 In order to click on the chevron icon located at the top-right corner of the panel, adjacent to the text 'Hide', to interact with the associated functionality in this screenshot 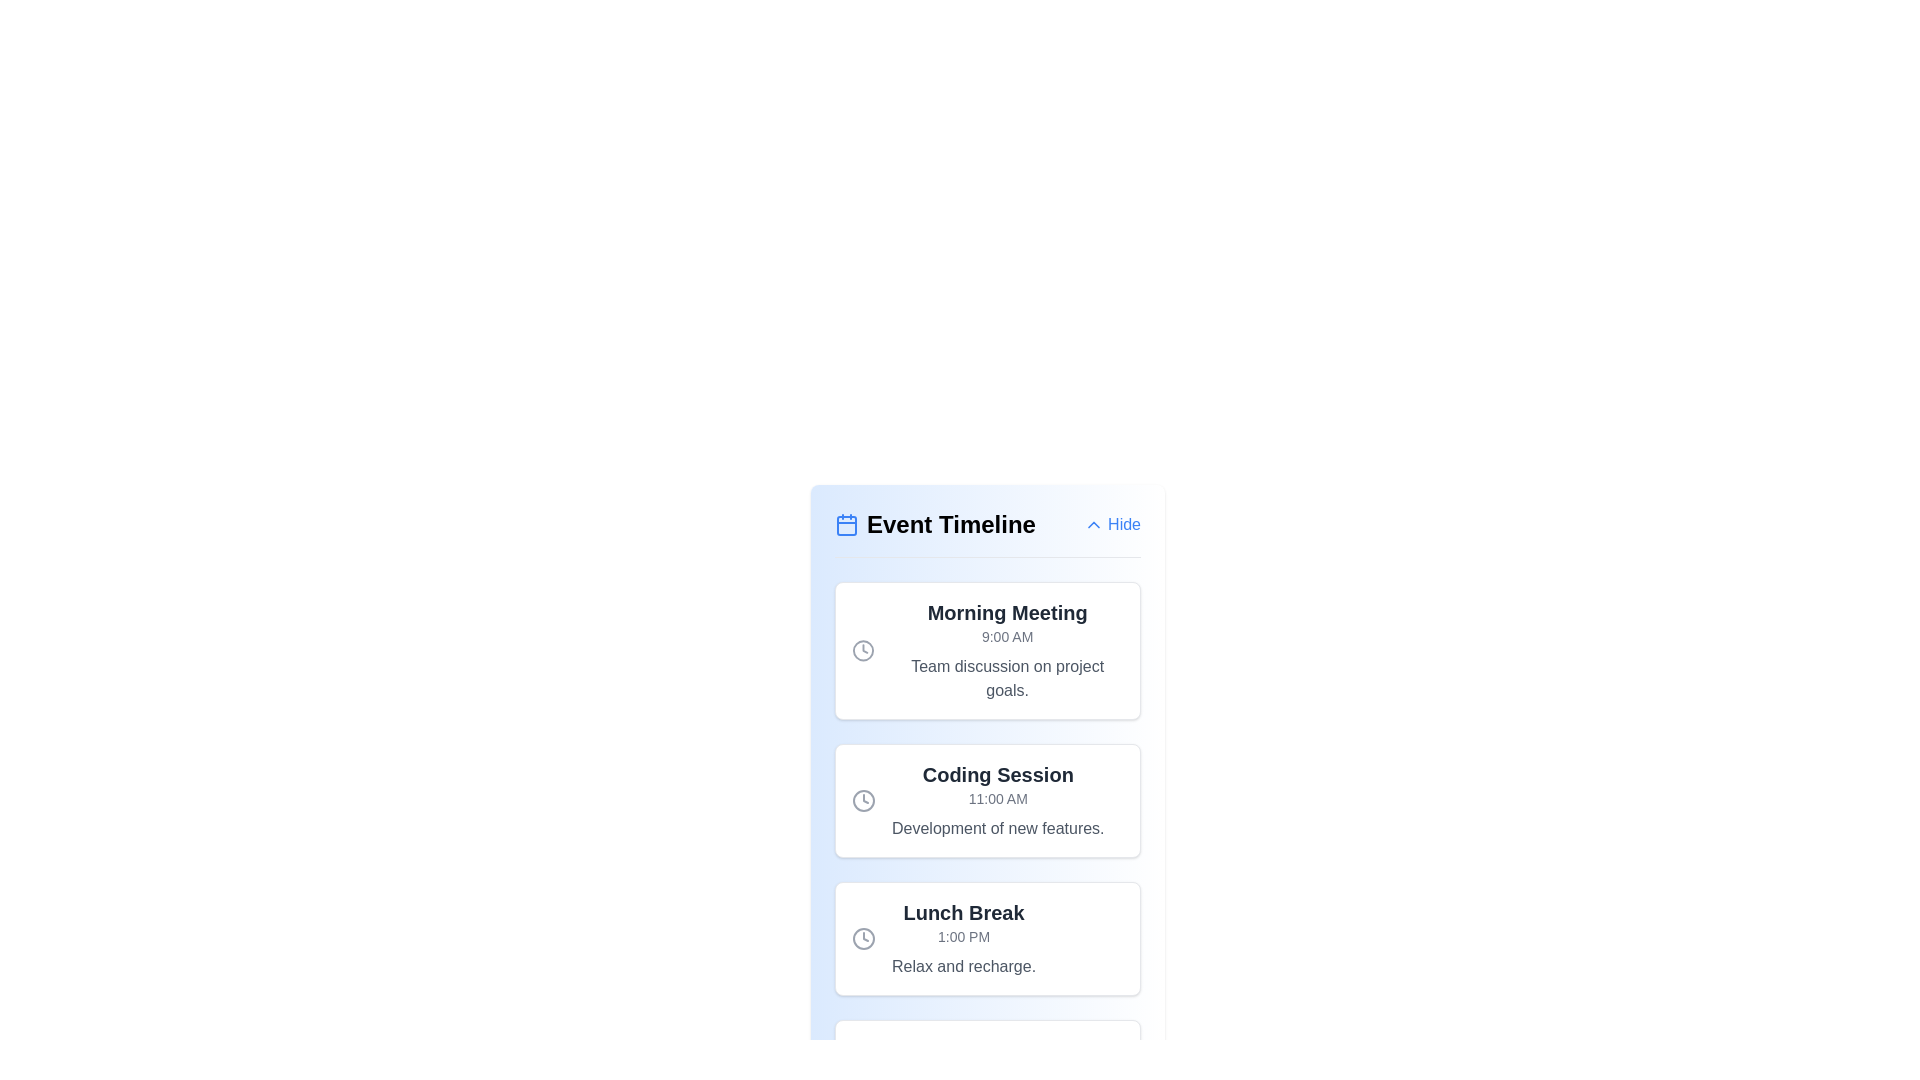, I will do `click(1093, 523)`.